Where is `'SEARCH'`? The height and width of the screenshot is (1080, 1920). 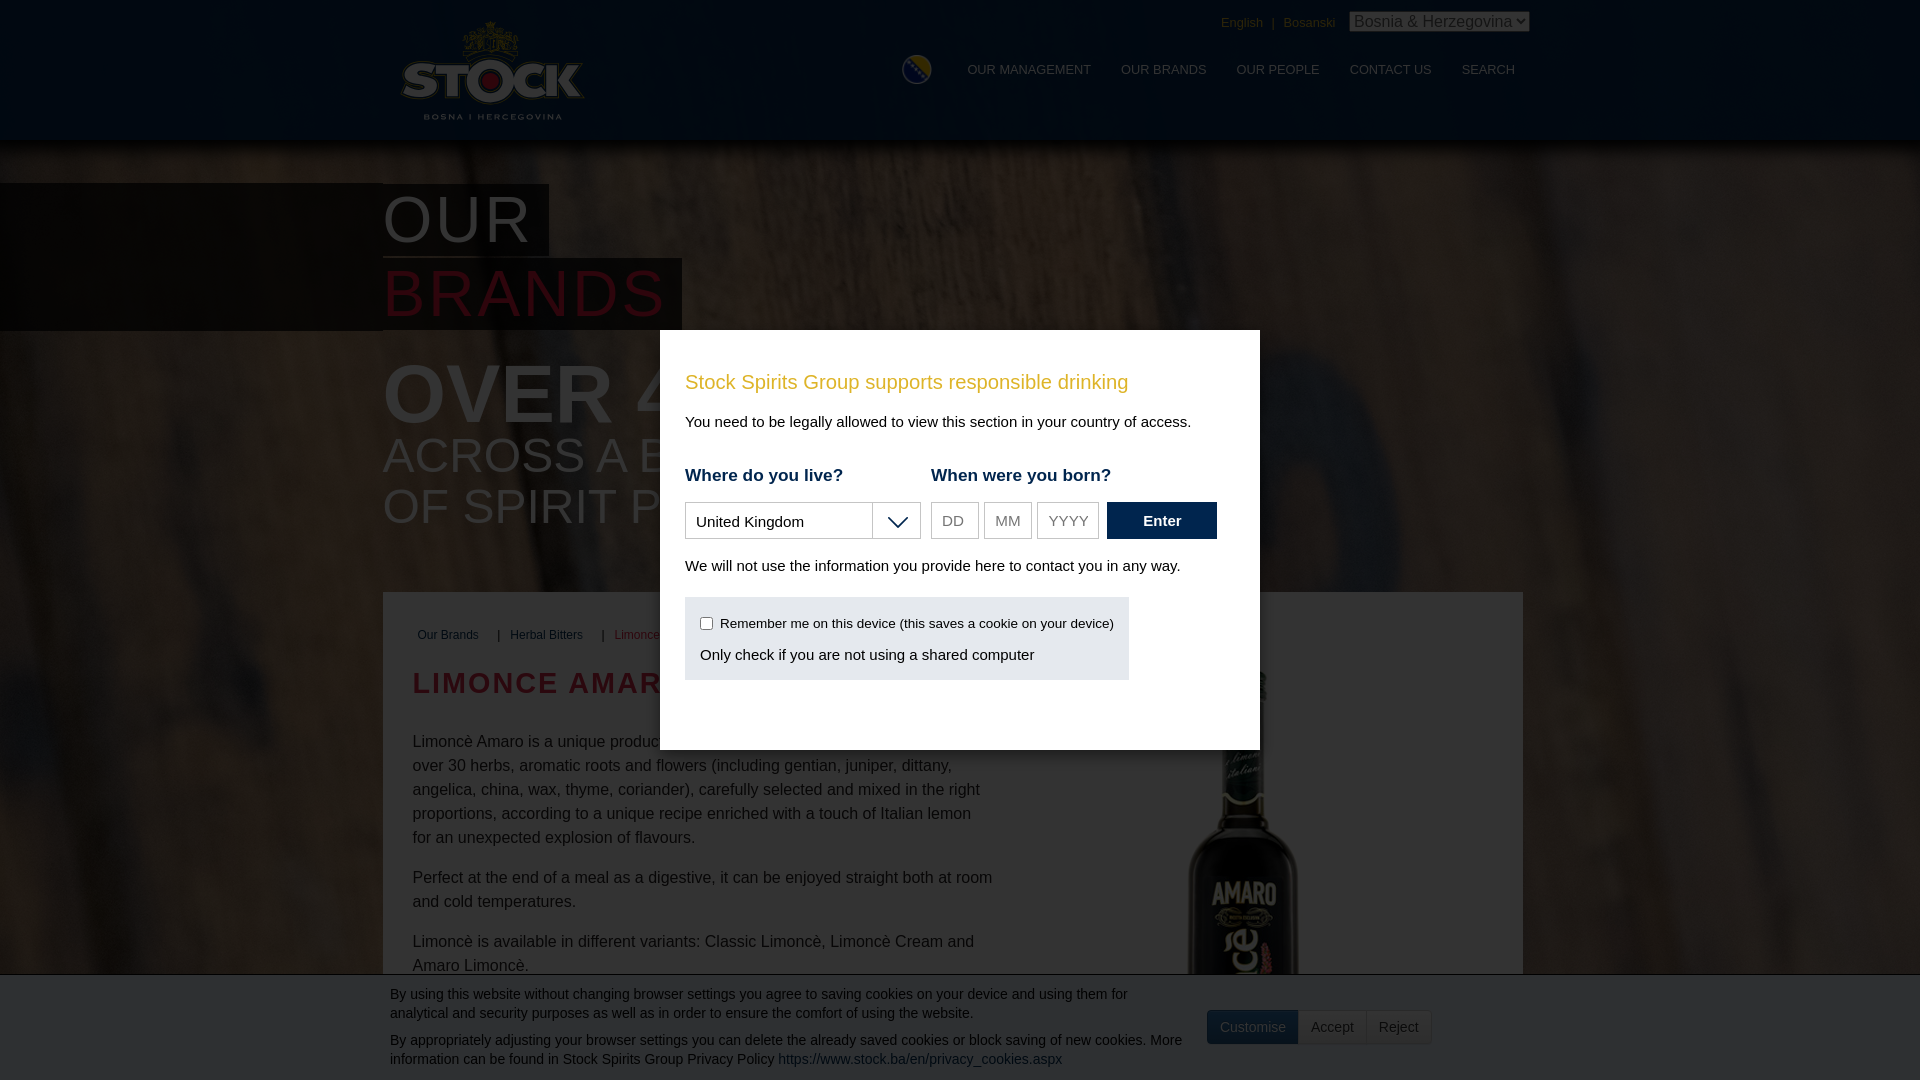
'SEARCH' is located at coordinates (1488, 68).